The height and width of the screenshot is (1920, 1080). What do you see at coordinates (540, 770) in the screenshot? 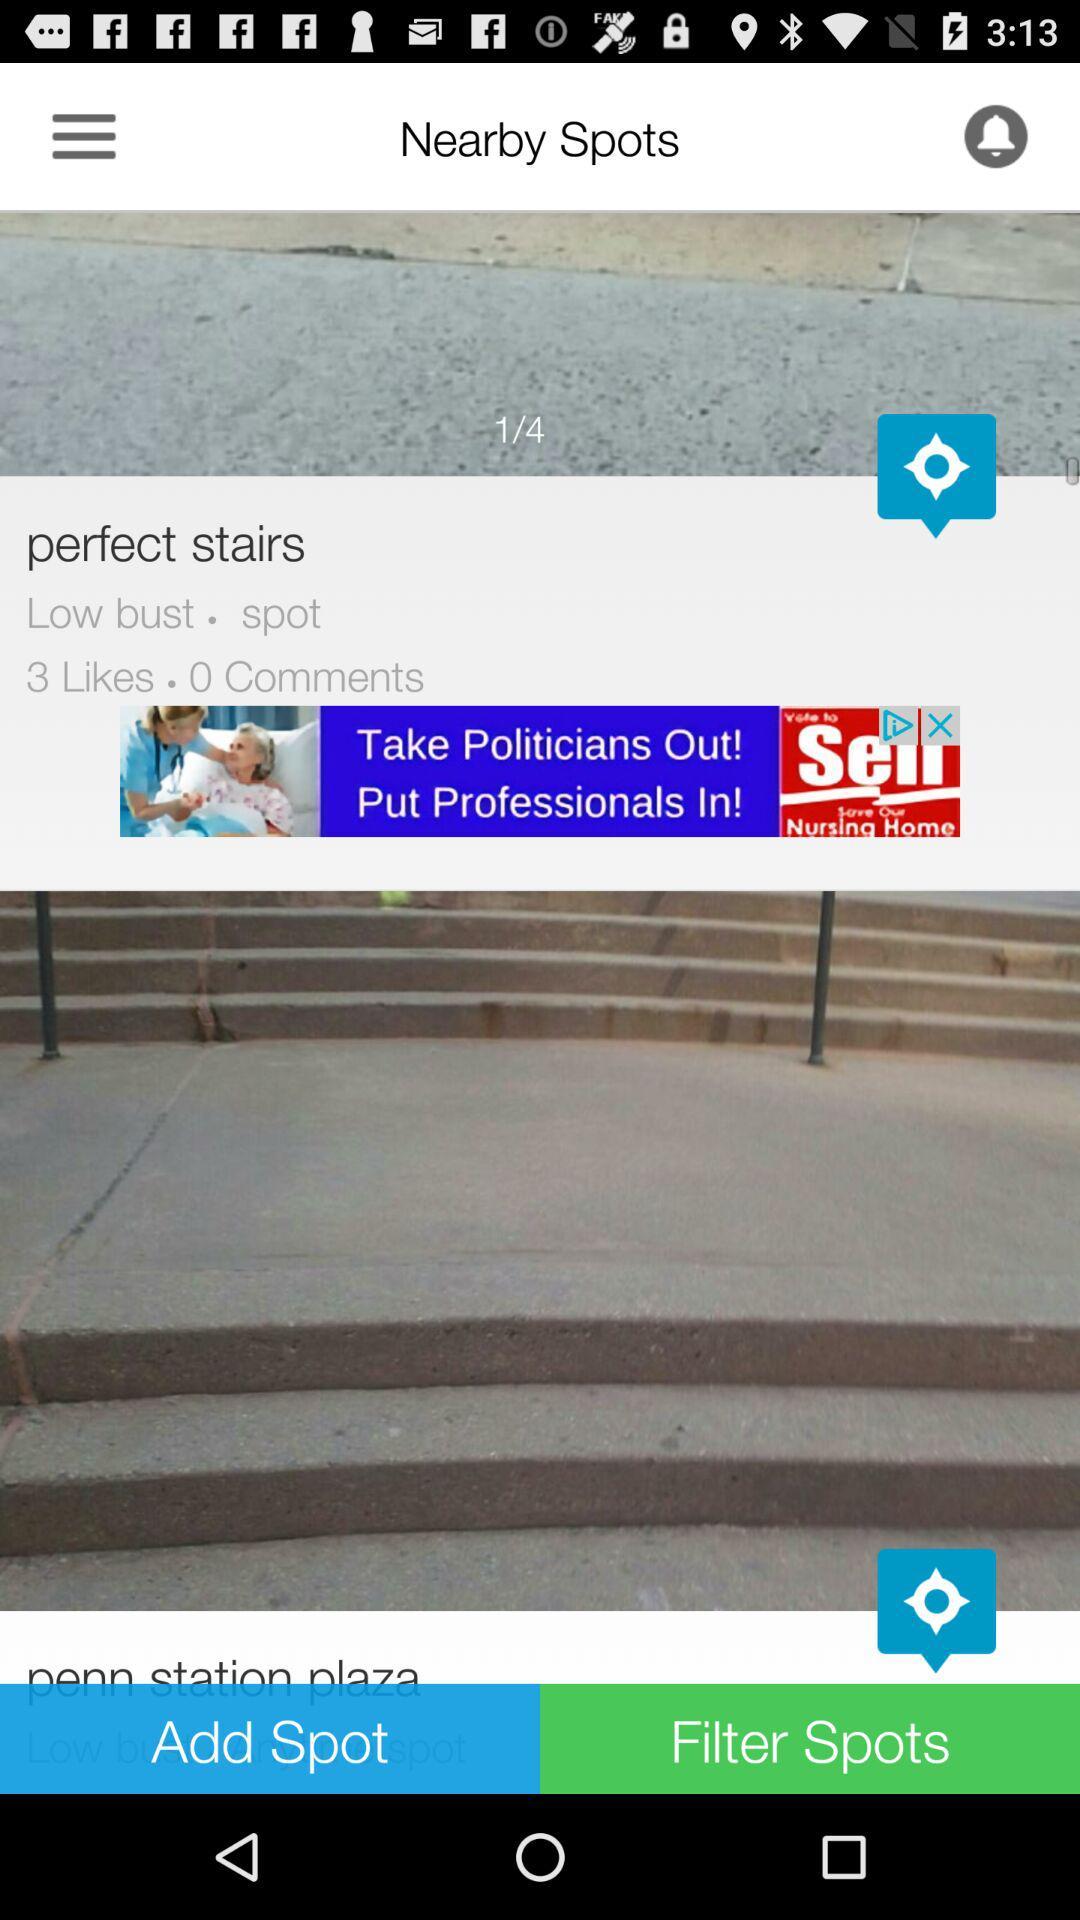
I see `open advertisement` at bounding box center [540, 770].